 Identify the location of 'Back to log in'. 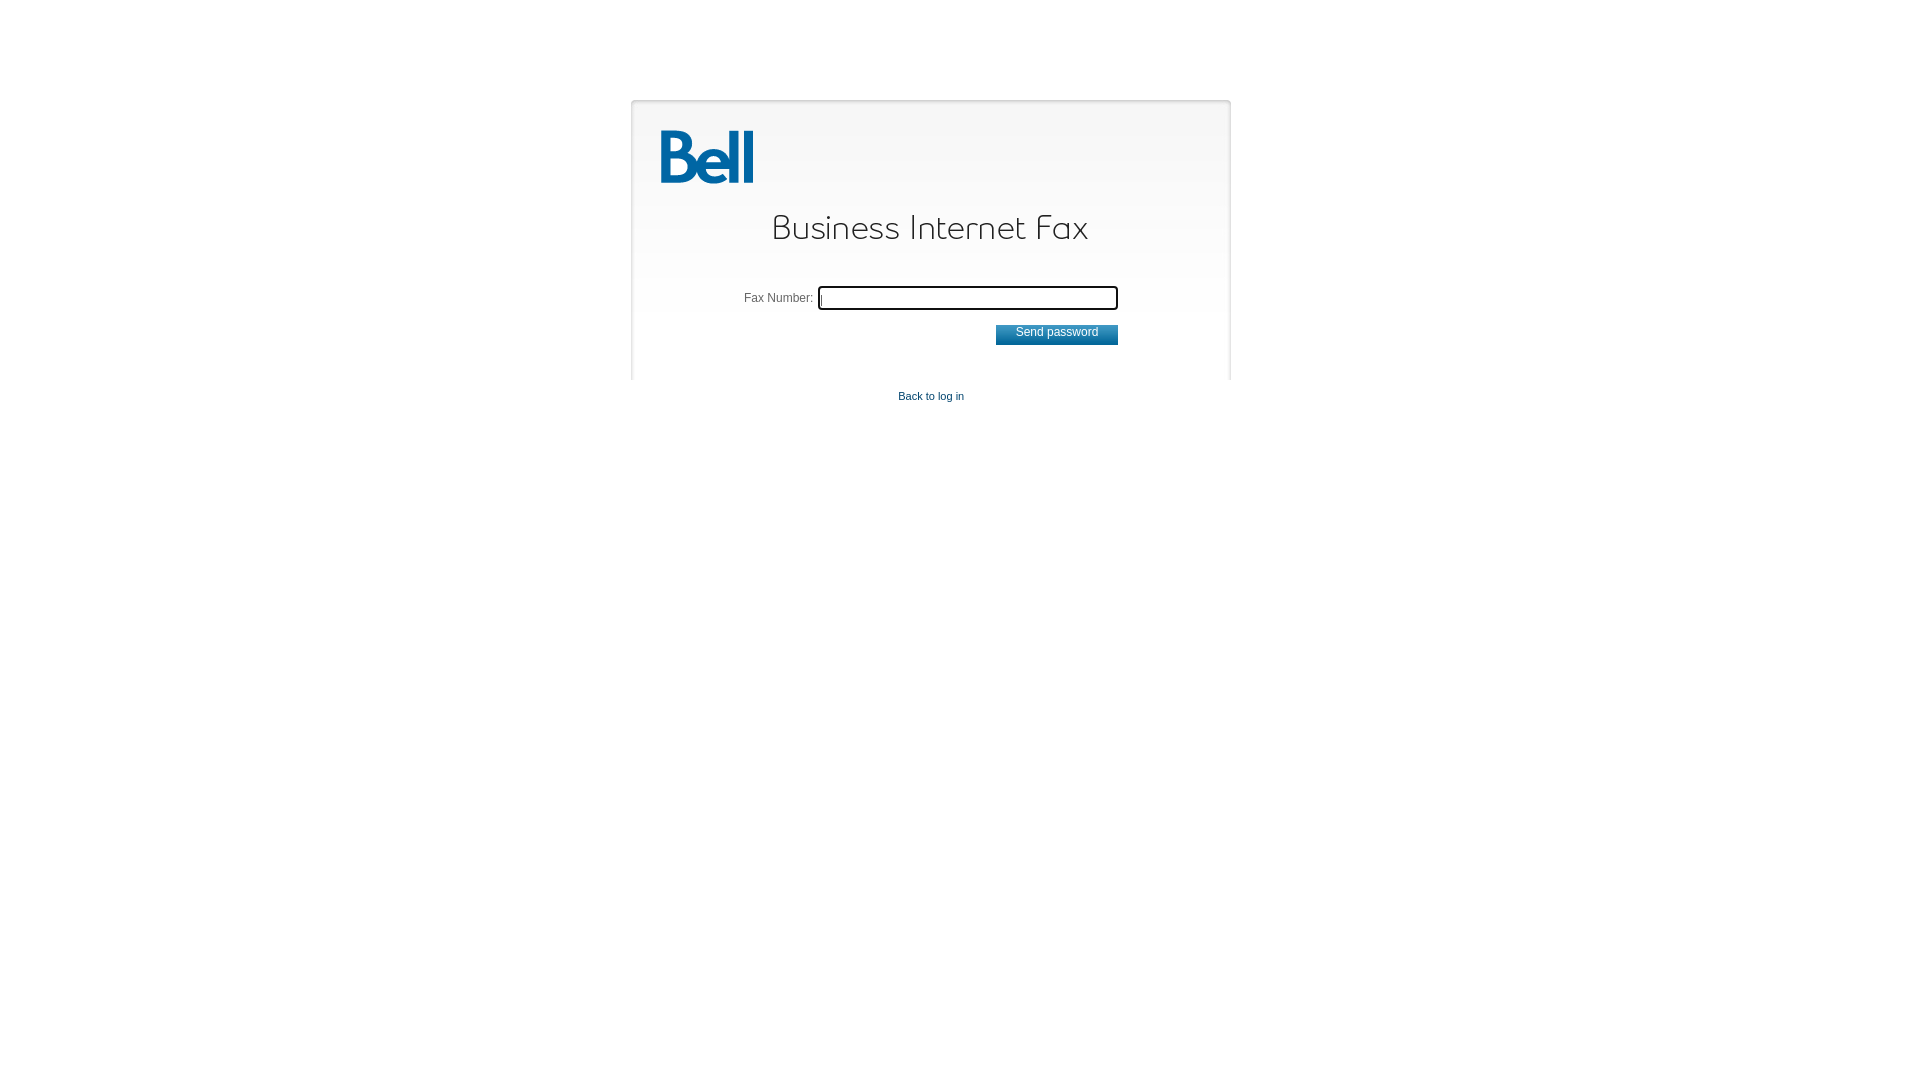
(896, 396).